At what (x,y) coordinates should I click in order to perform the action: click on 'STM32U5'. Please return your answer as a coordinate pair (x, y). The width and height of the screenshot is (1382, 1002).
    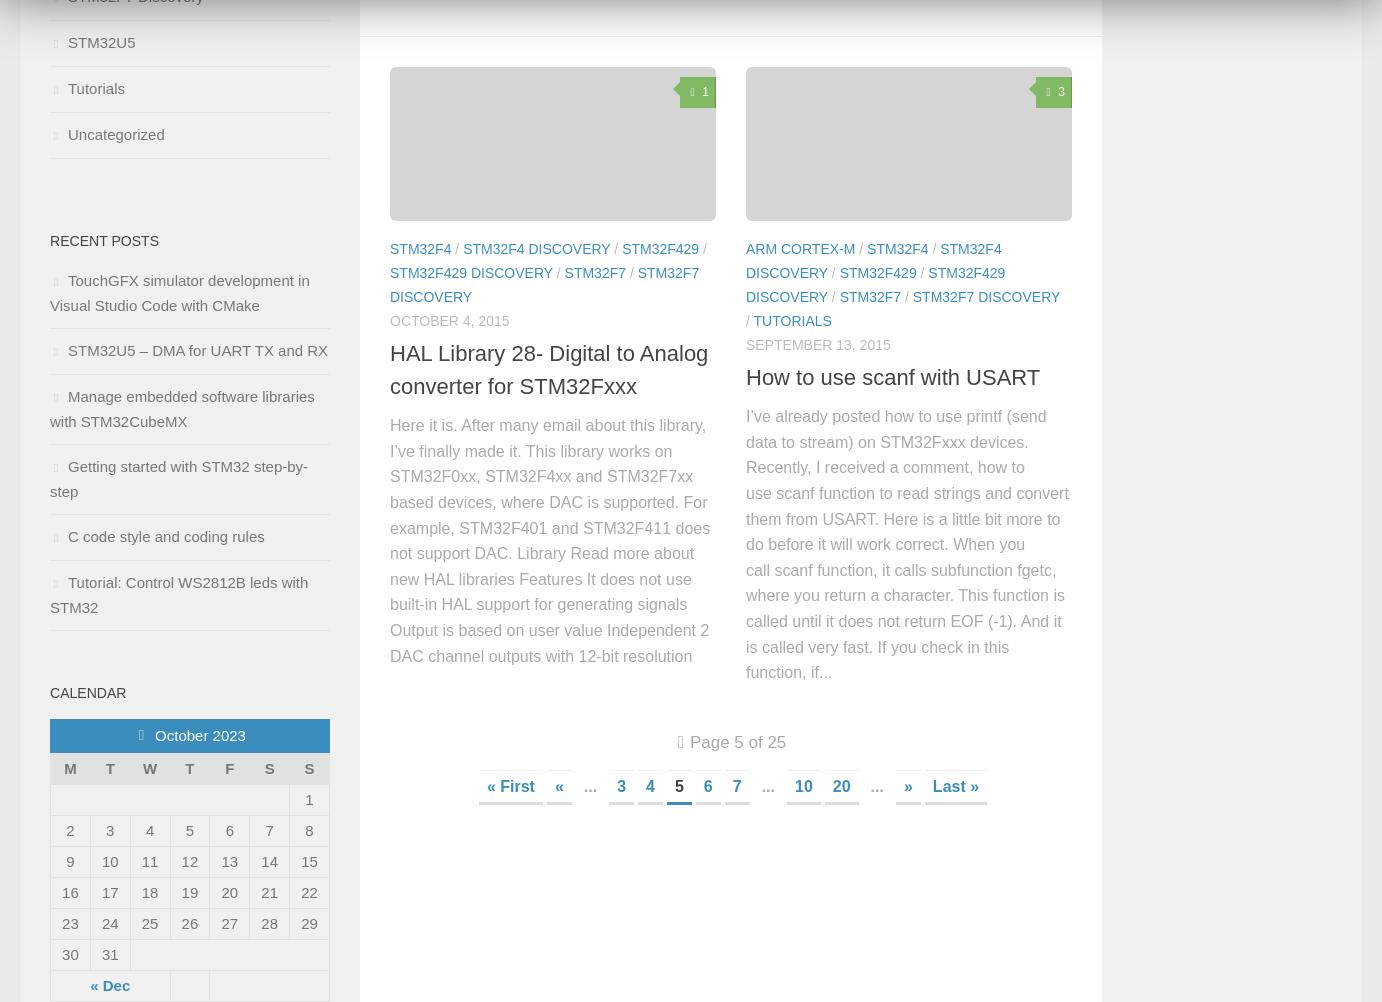
    Looking at the image, I should click on (101, 42).